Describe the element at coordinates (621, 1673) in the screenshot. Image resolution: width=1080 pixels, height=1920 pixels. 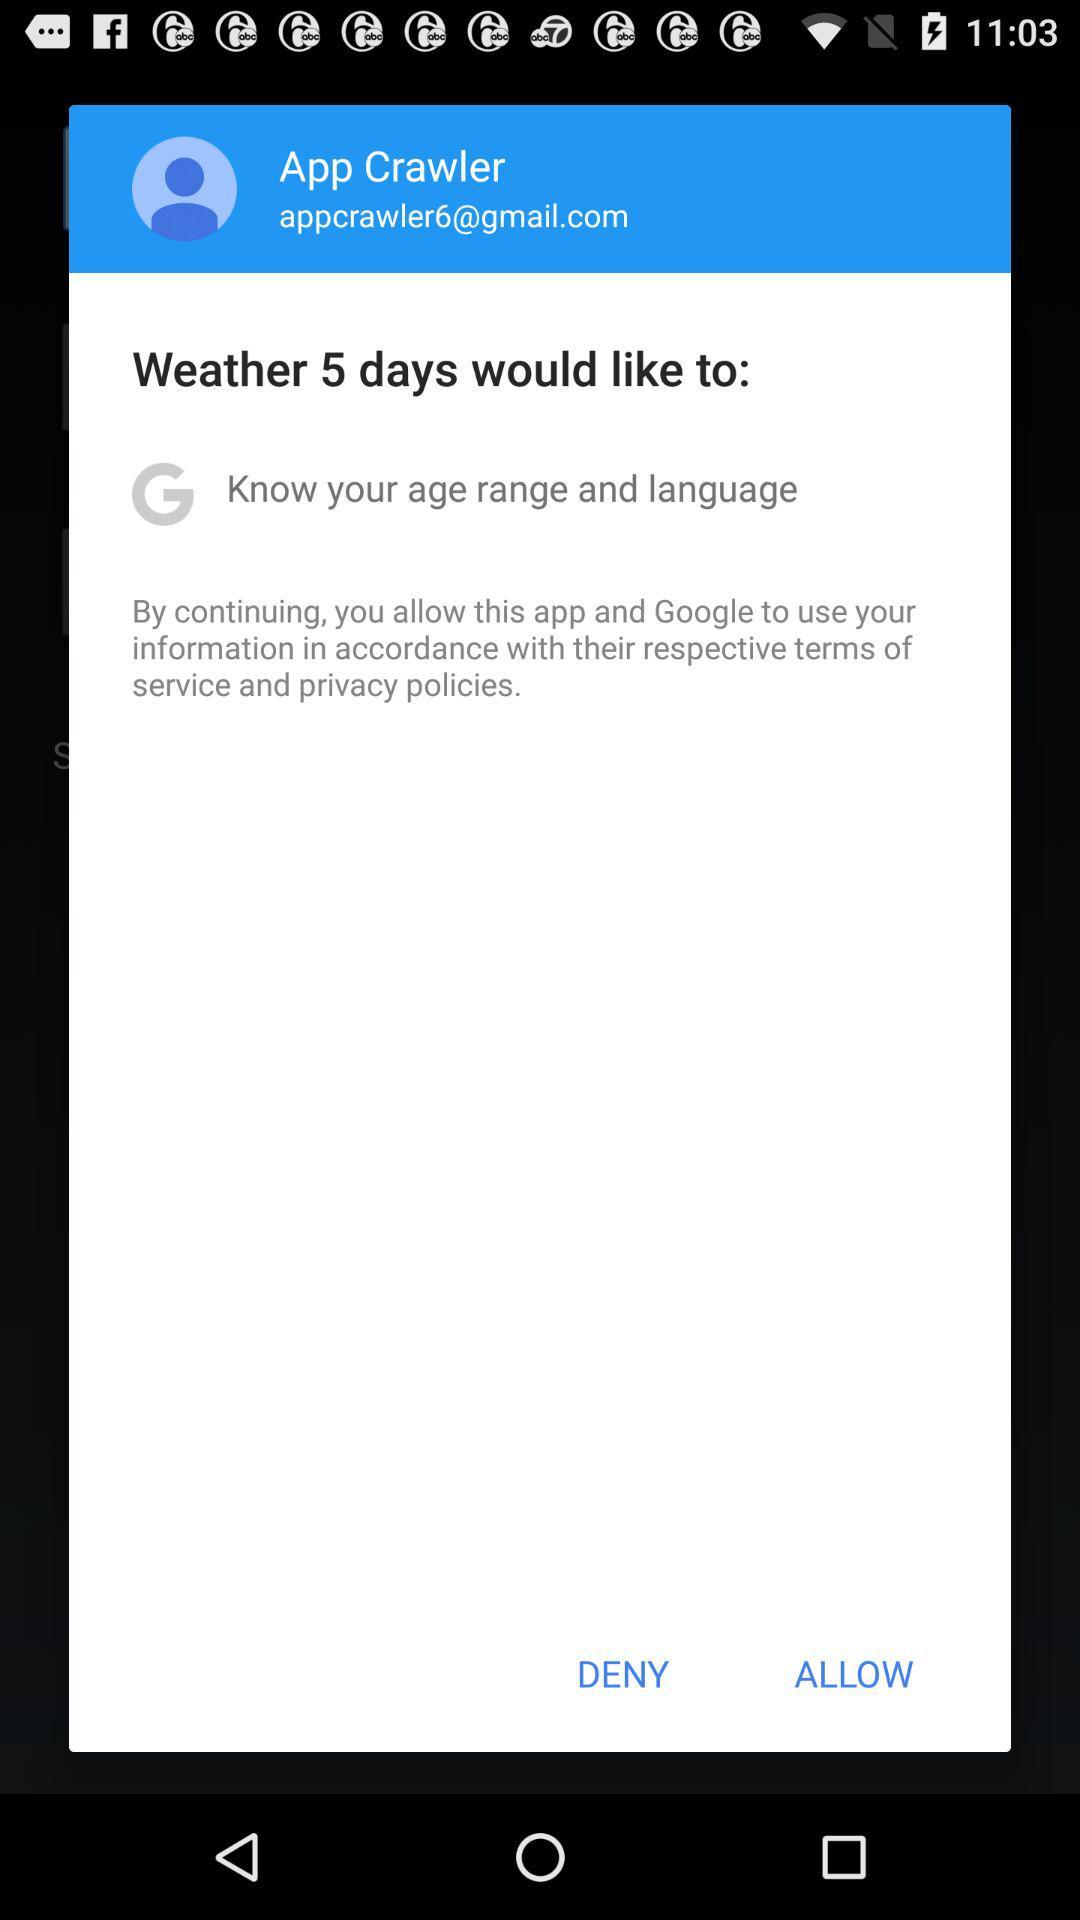
I see `icon next to the allow button` at that location.